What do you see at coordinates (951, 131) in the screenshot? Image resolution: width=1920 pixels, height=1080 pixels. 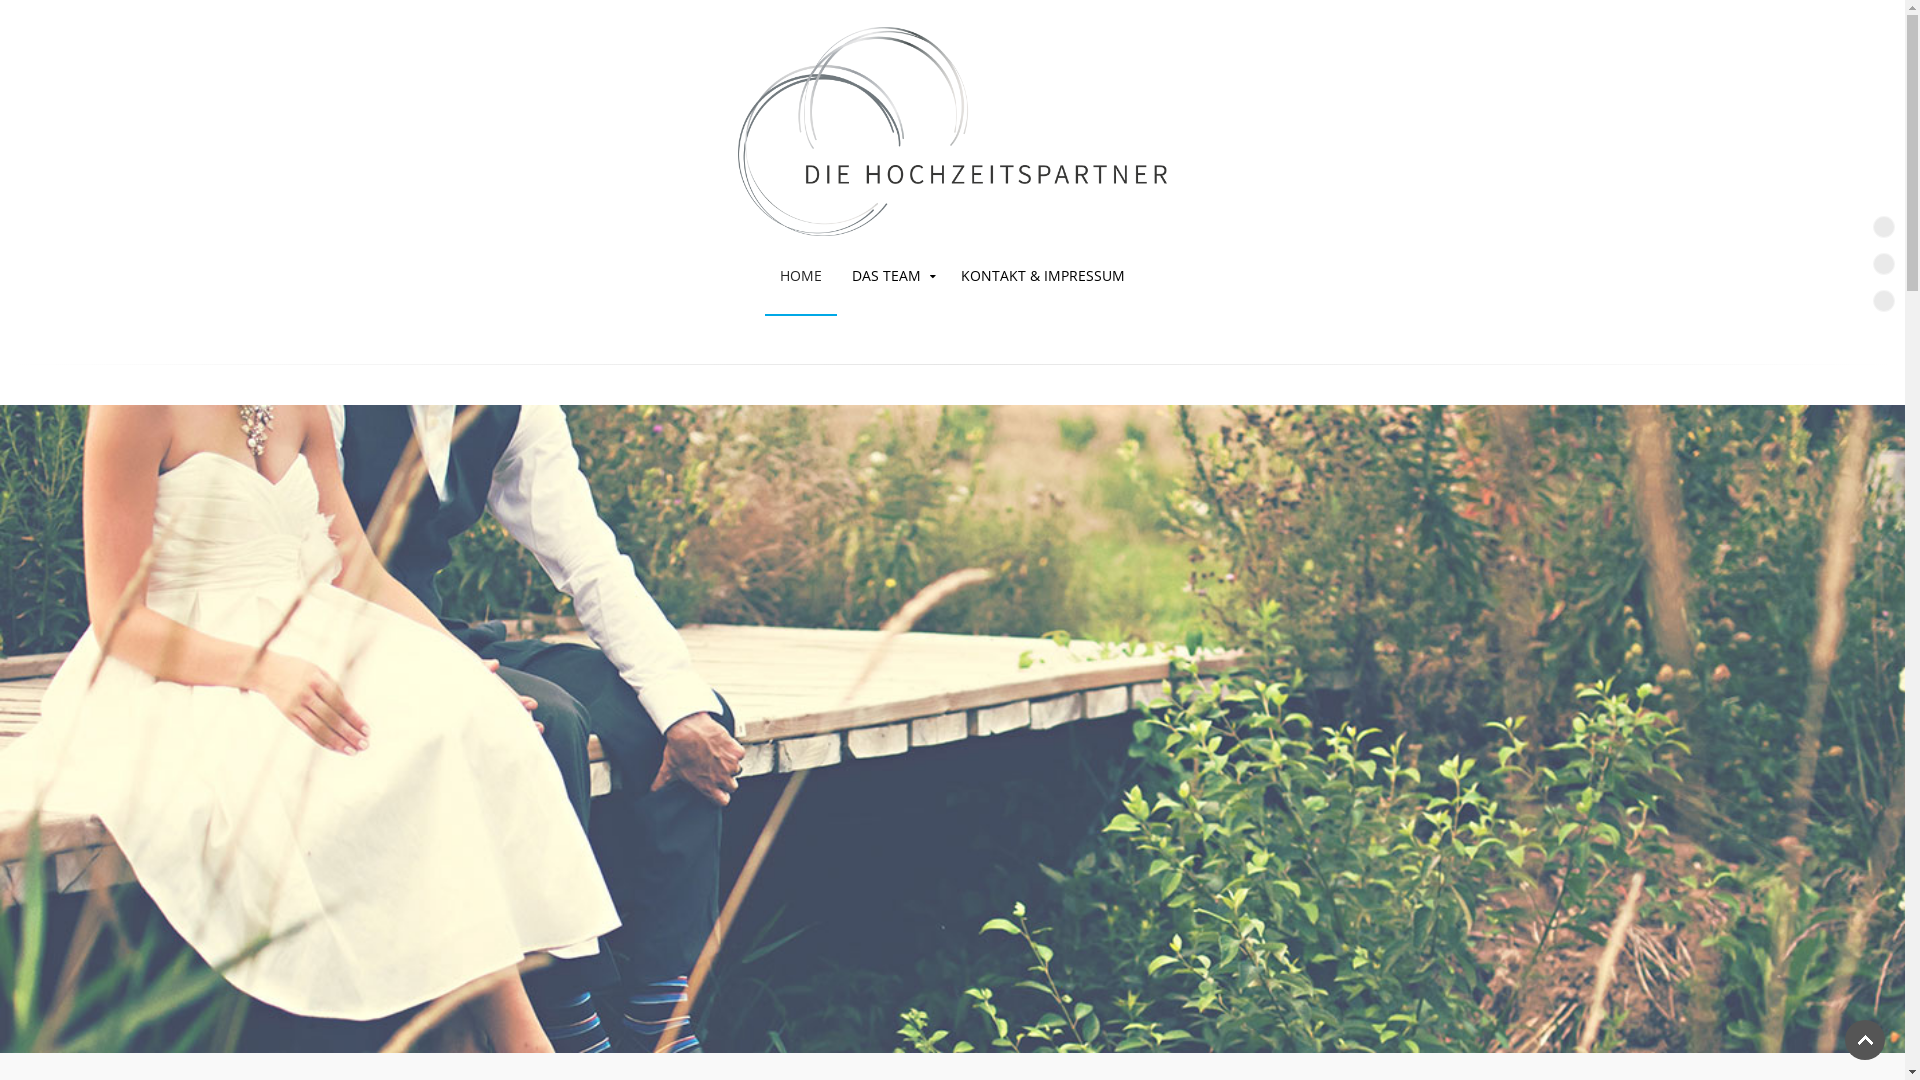 I see `'Logo Hochzeitspartner'` at bounding box center [951, 131].